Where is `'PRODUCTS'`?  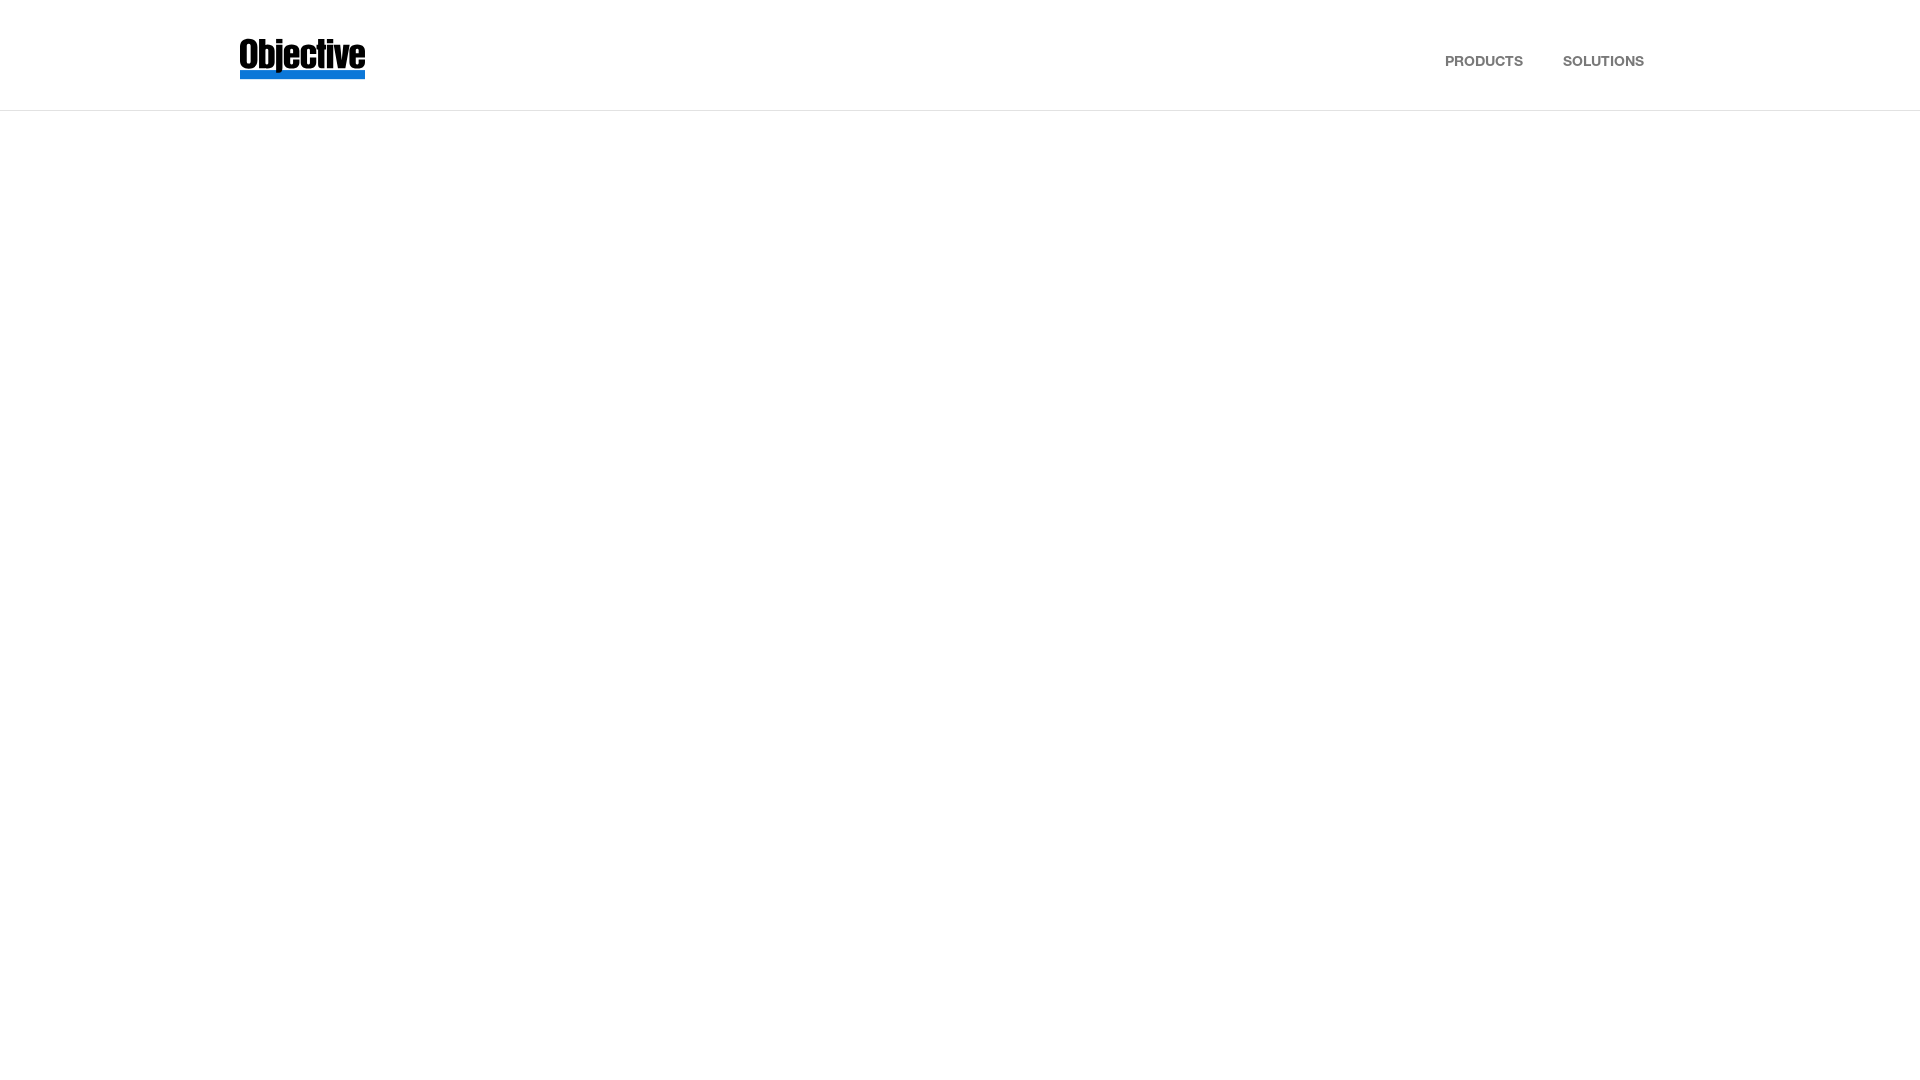 'PRODUCTS' is located at coordinates (1483, 56).